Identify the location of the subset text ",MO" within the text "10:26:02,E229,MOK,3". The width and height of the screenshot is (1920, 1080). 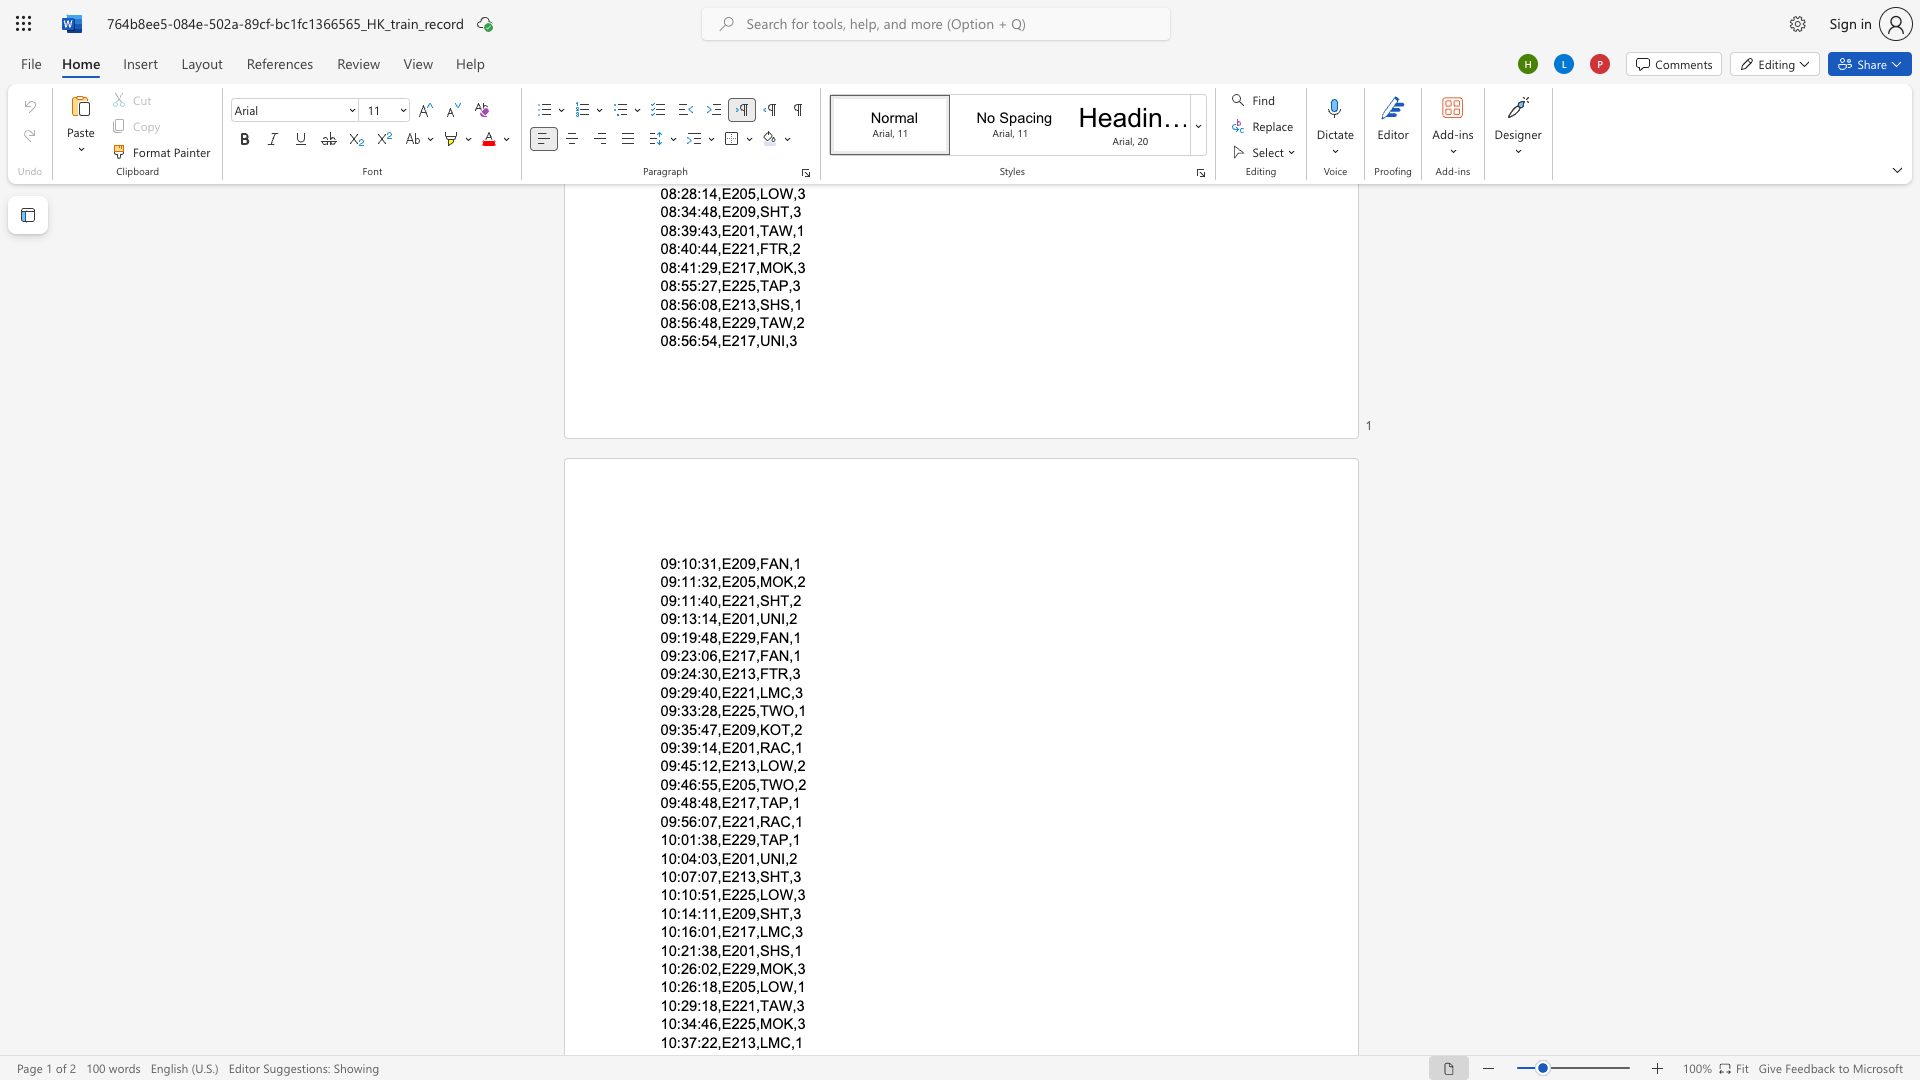
(754, 967).